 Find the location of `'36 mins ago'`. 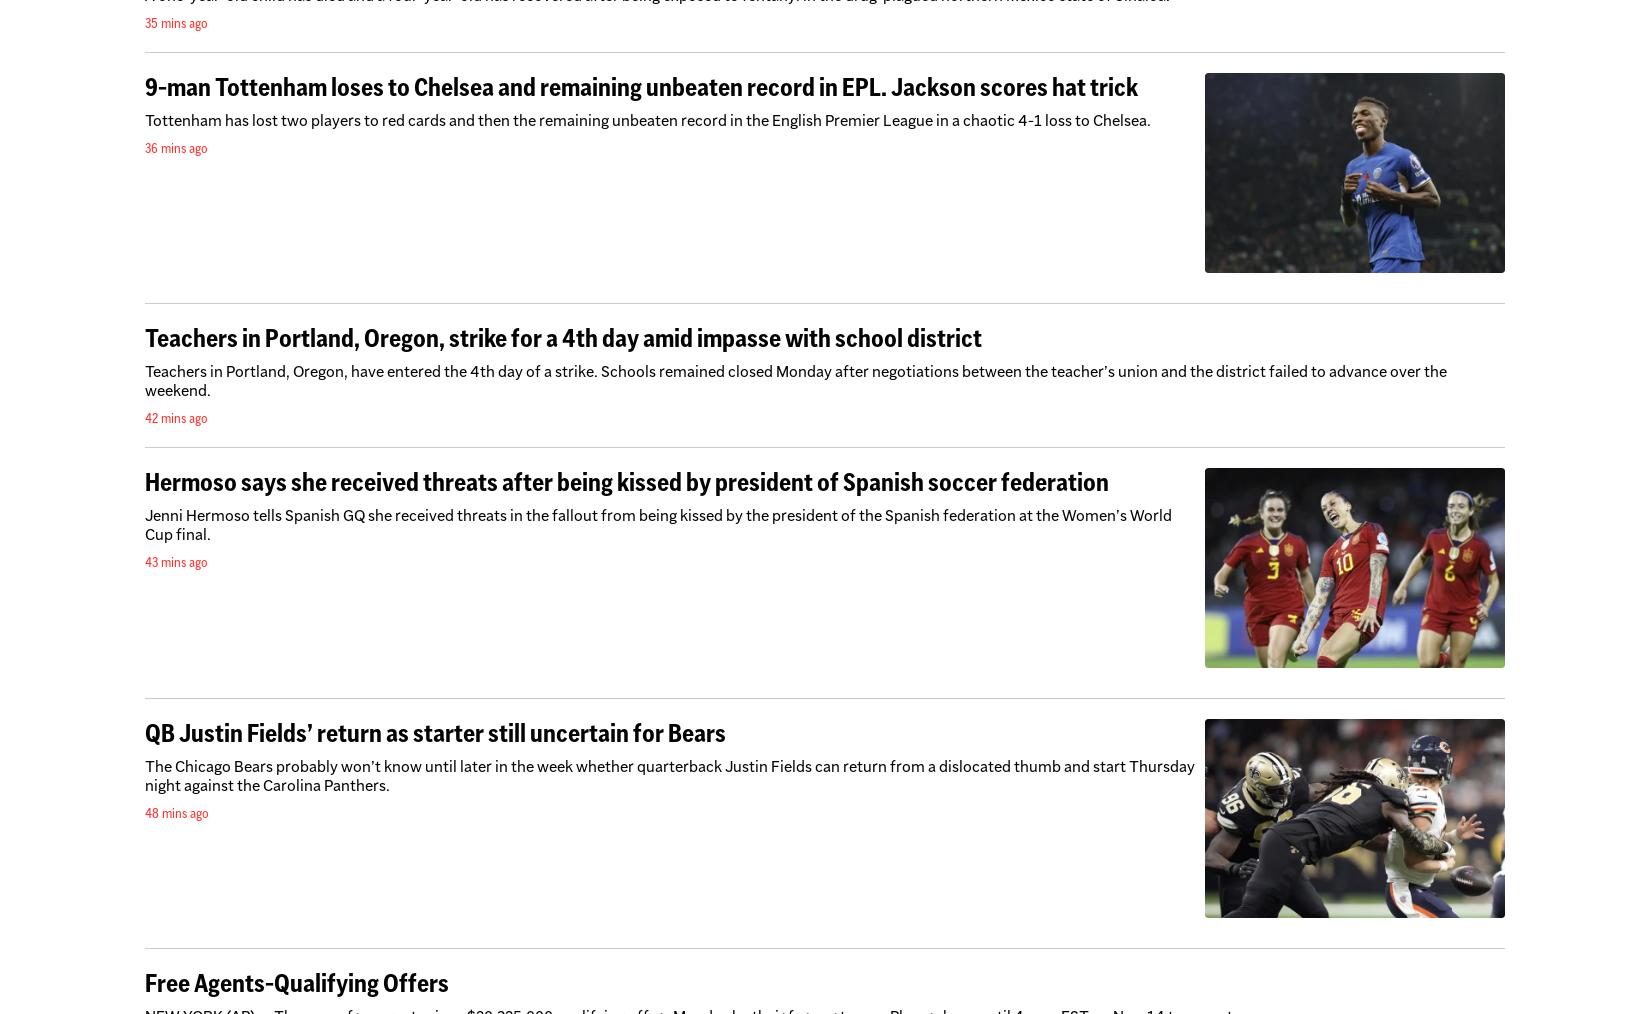

'36 mins ago' is located at coordinates (176, 148).